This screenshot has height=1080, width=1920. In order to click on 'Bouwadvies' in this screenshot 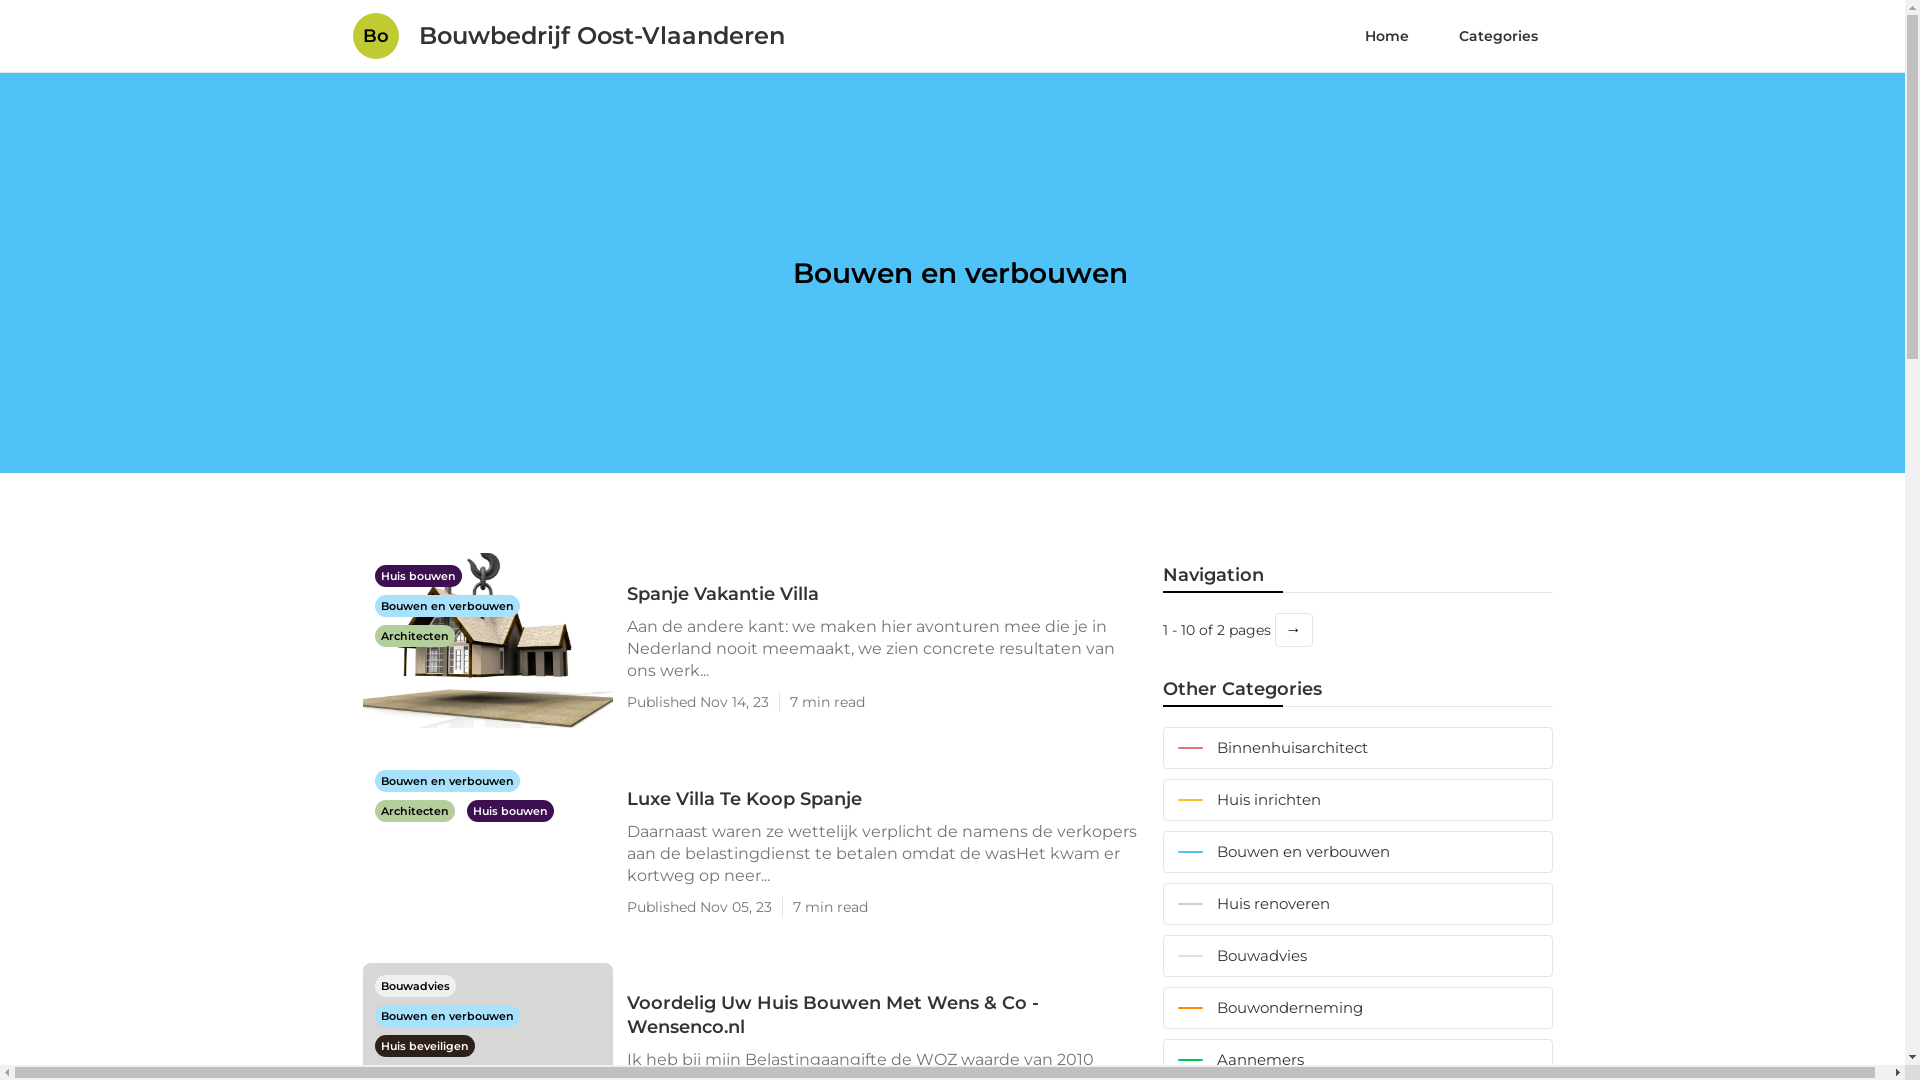, I will do `click(413, 983)`.